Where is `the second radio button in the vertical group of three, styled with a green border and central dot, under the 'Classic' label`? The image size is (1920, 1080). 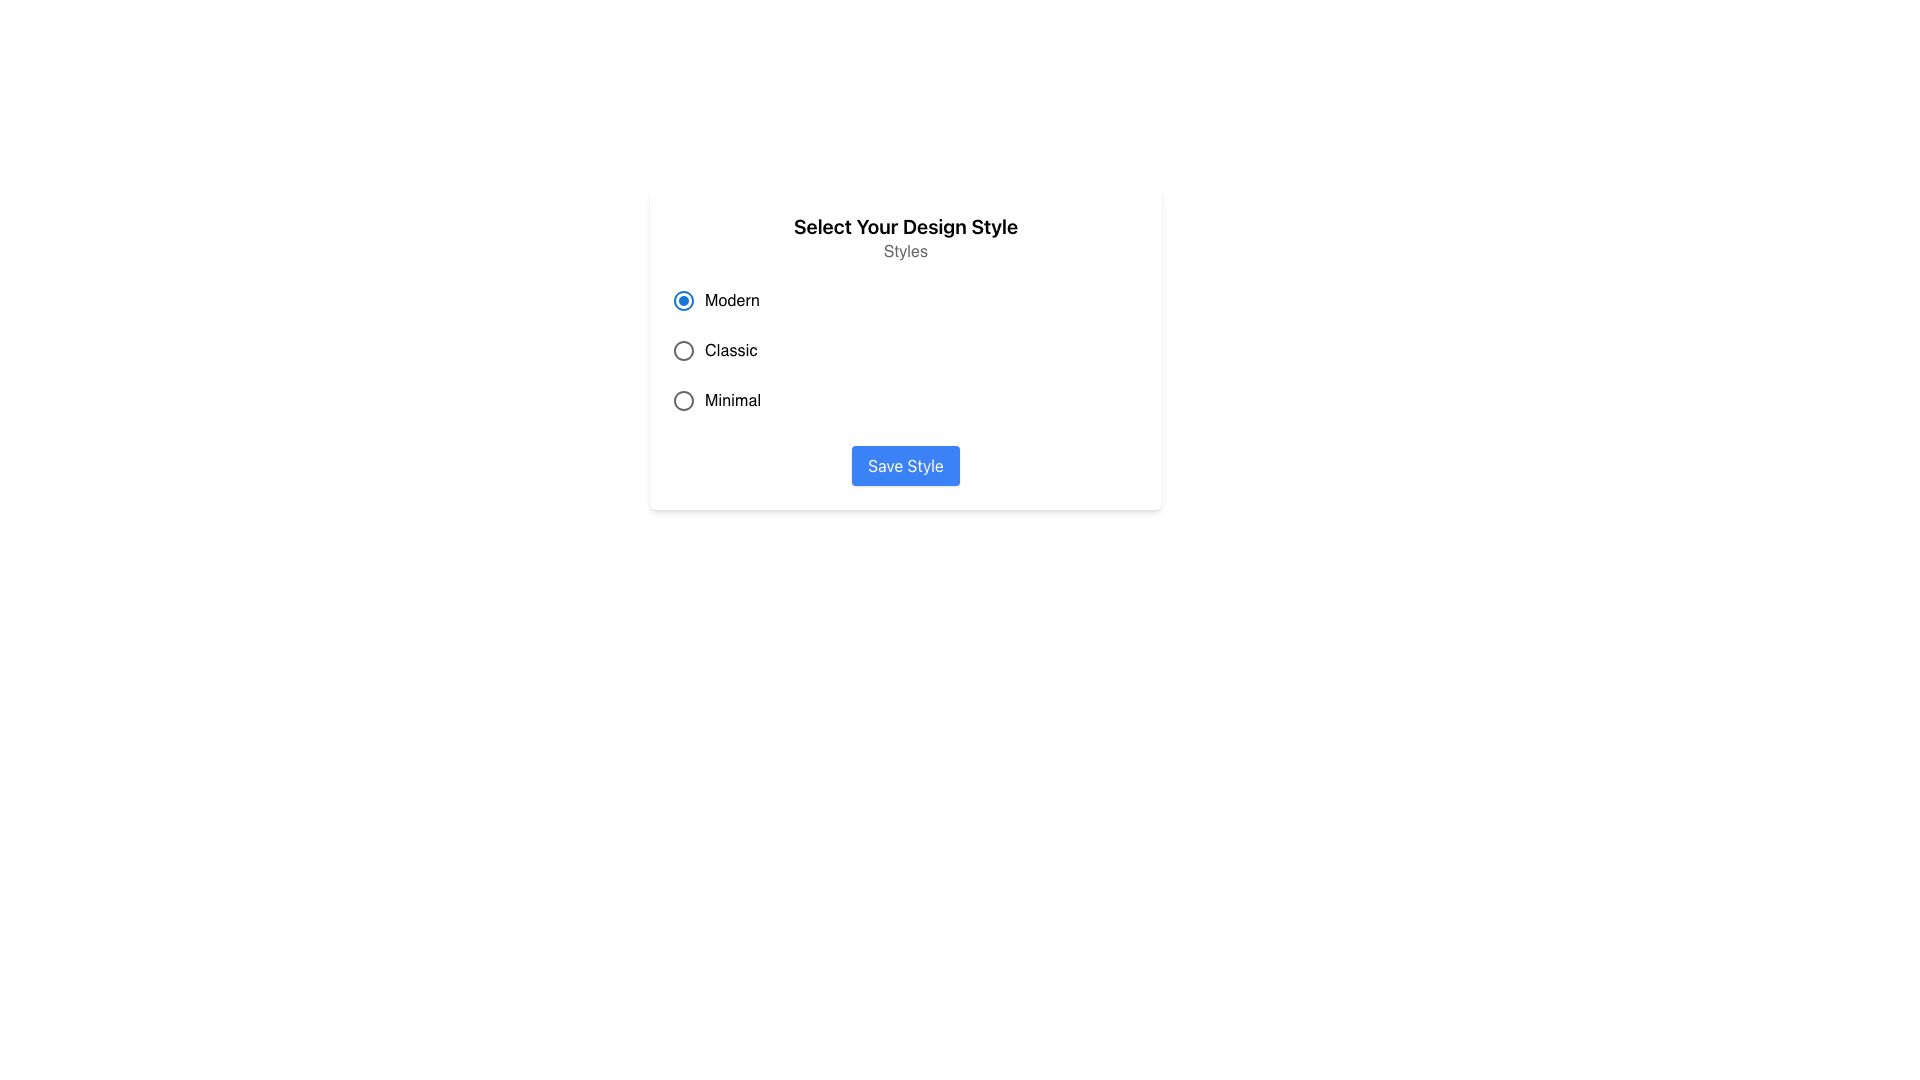 the second radio button in the vertical group of three, styled with a green border and central dot, under the 'Classic' label is located at coordinates (684, 350).